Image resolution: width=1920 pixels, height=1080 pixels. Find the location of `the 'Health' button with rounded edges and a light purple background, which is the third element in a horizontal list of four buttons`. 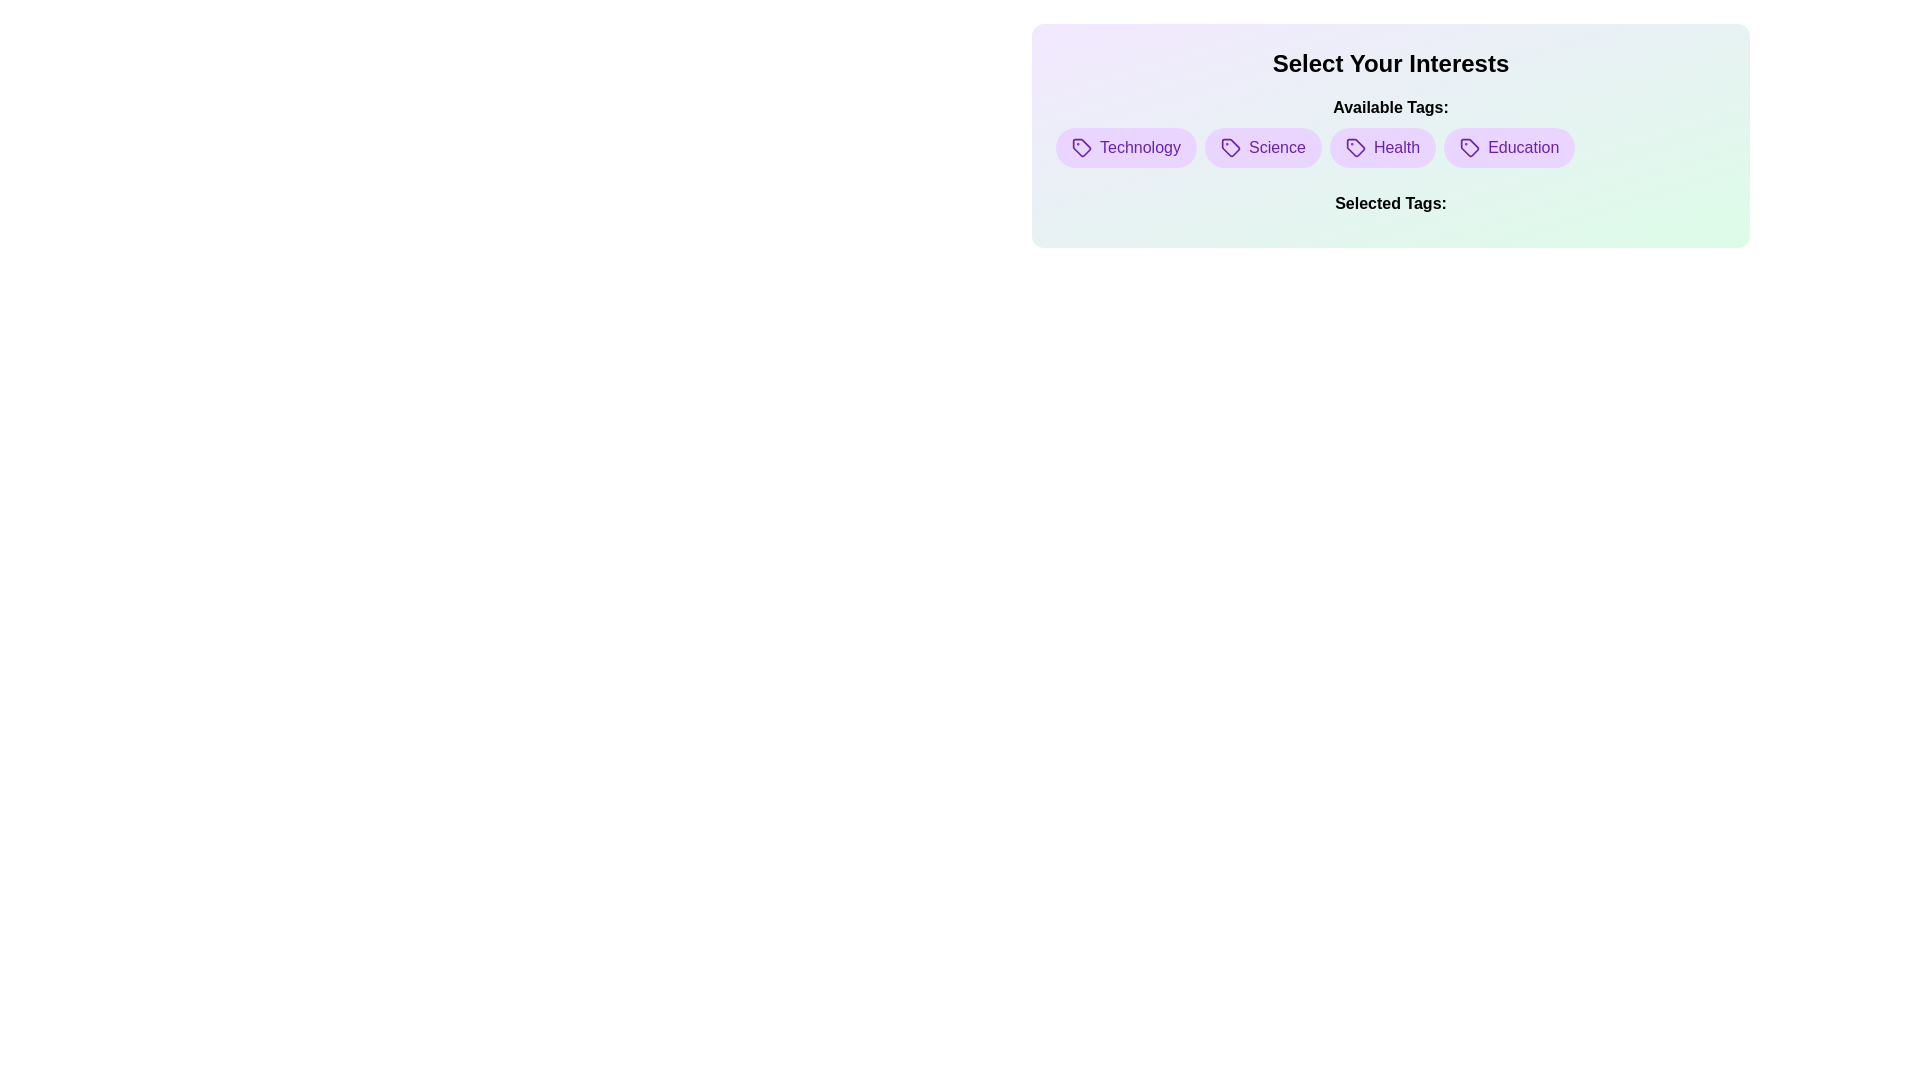

the 'Health' button with rounded edges and a light purple background, which is the third element in a horizontal list of four buttons is located at coordinates (1381, 146).